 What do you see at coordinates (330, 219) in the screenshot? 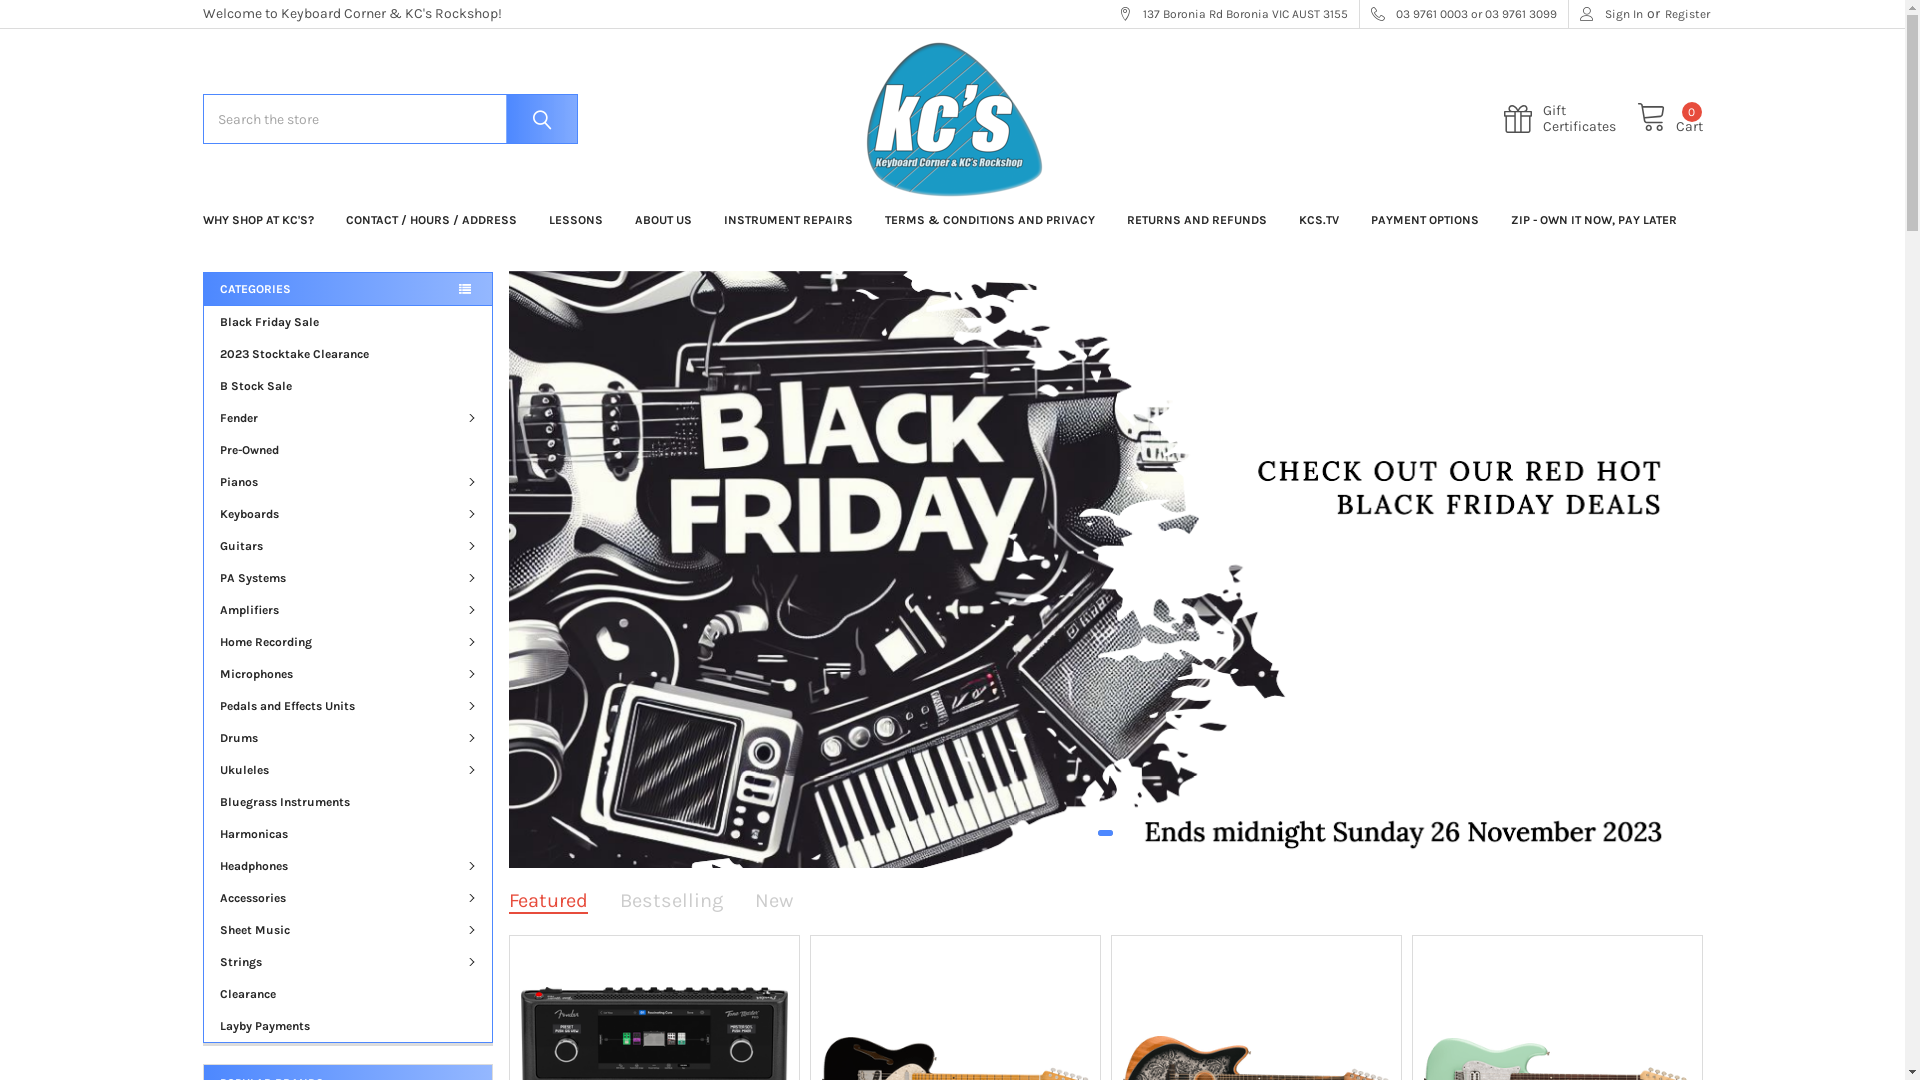
I see `'CONTACT / HOURS / ADDRESS'` at bounding box center [330, 219].